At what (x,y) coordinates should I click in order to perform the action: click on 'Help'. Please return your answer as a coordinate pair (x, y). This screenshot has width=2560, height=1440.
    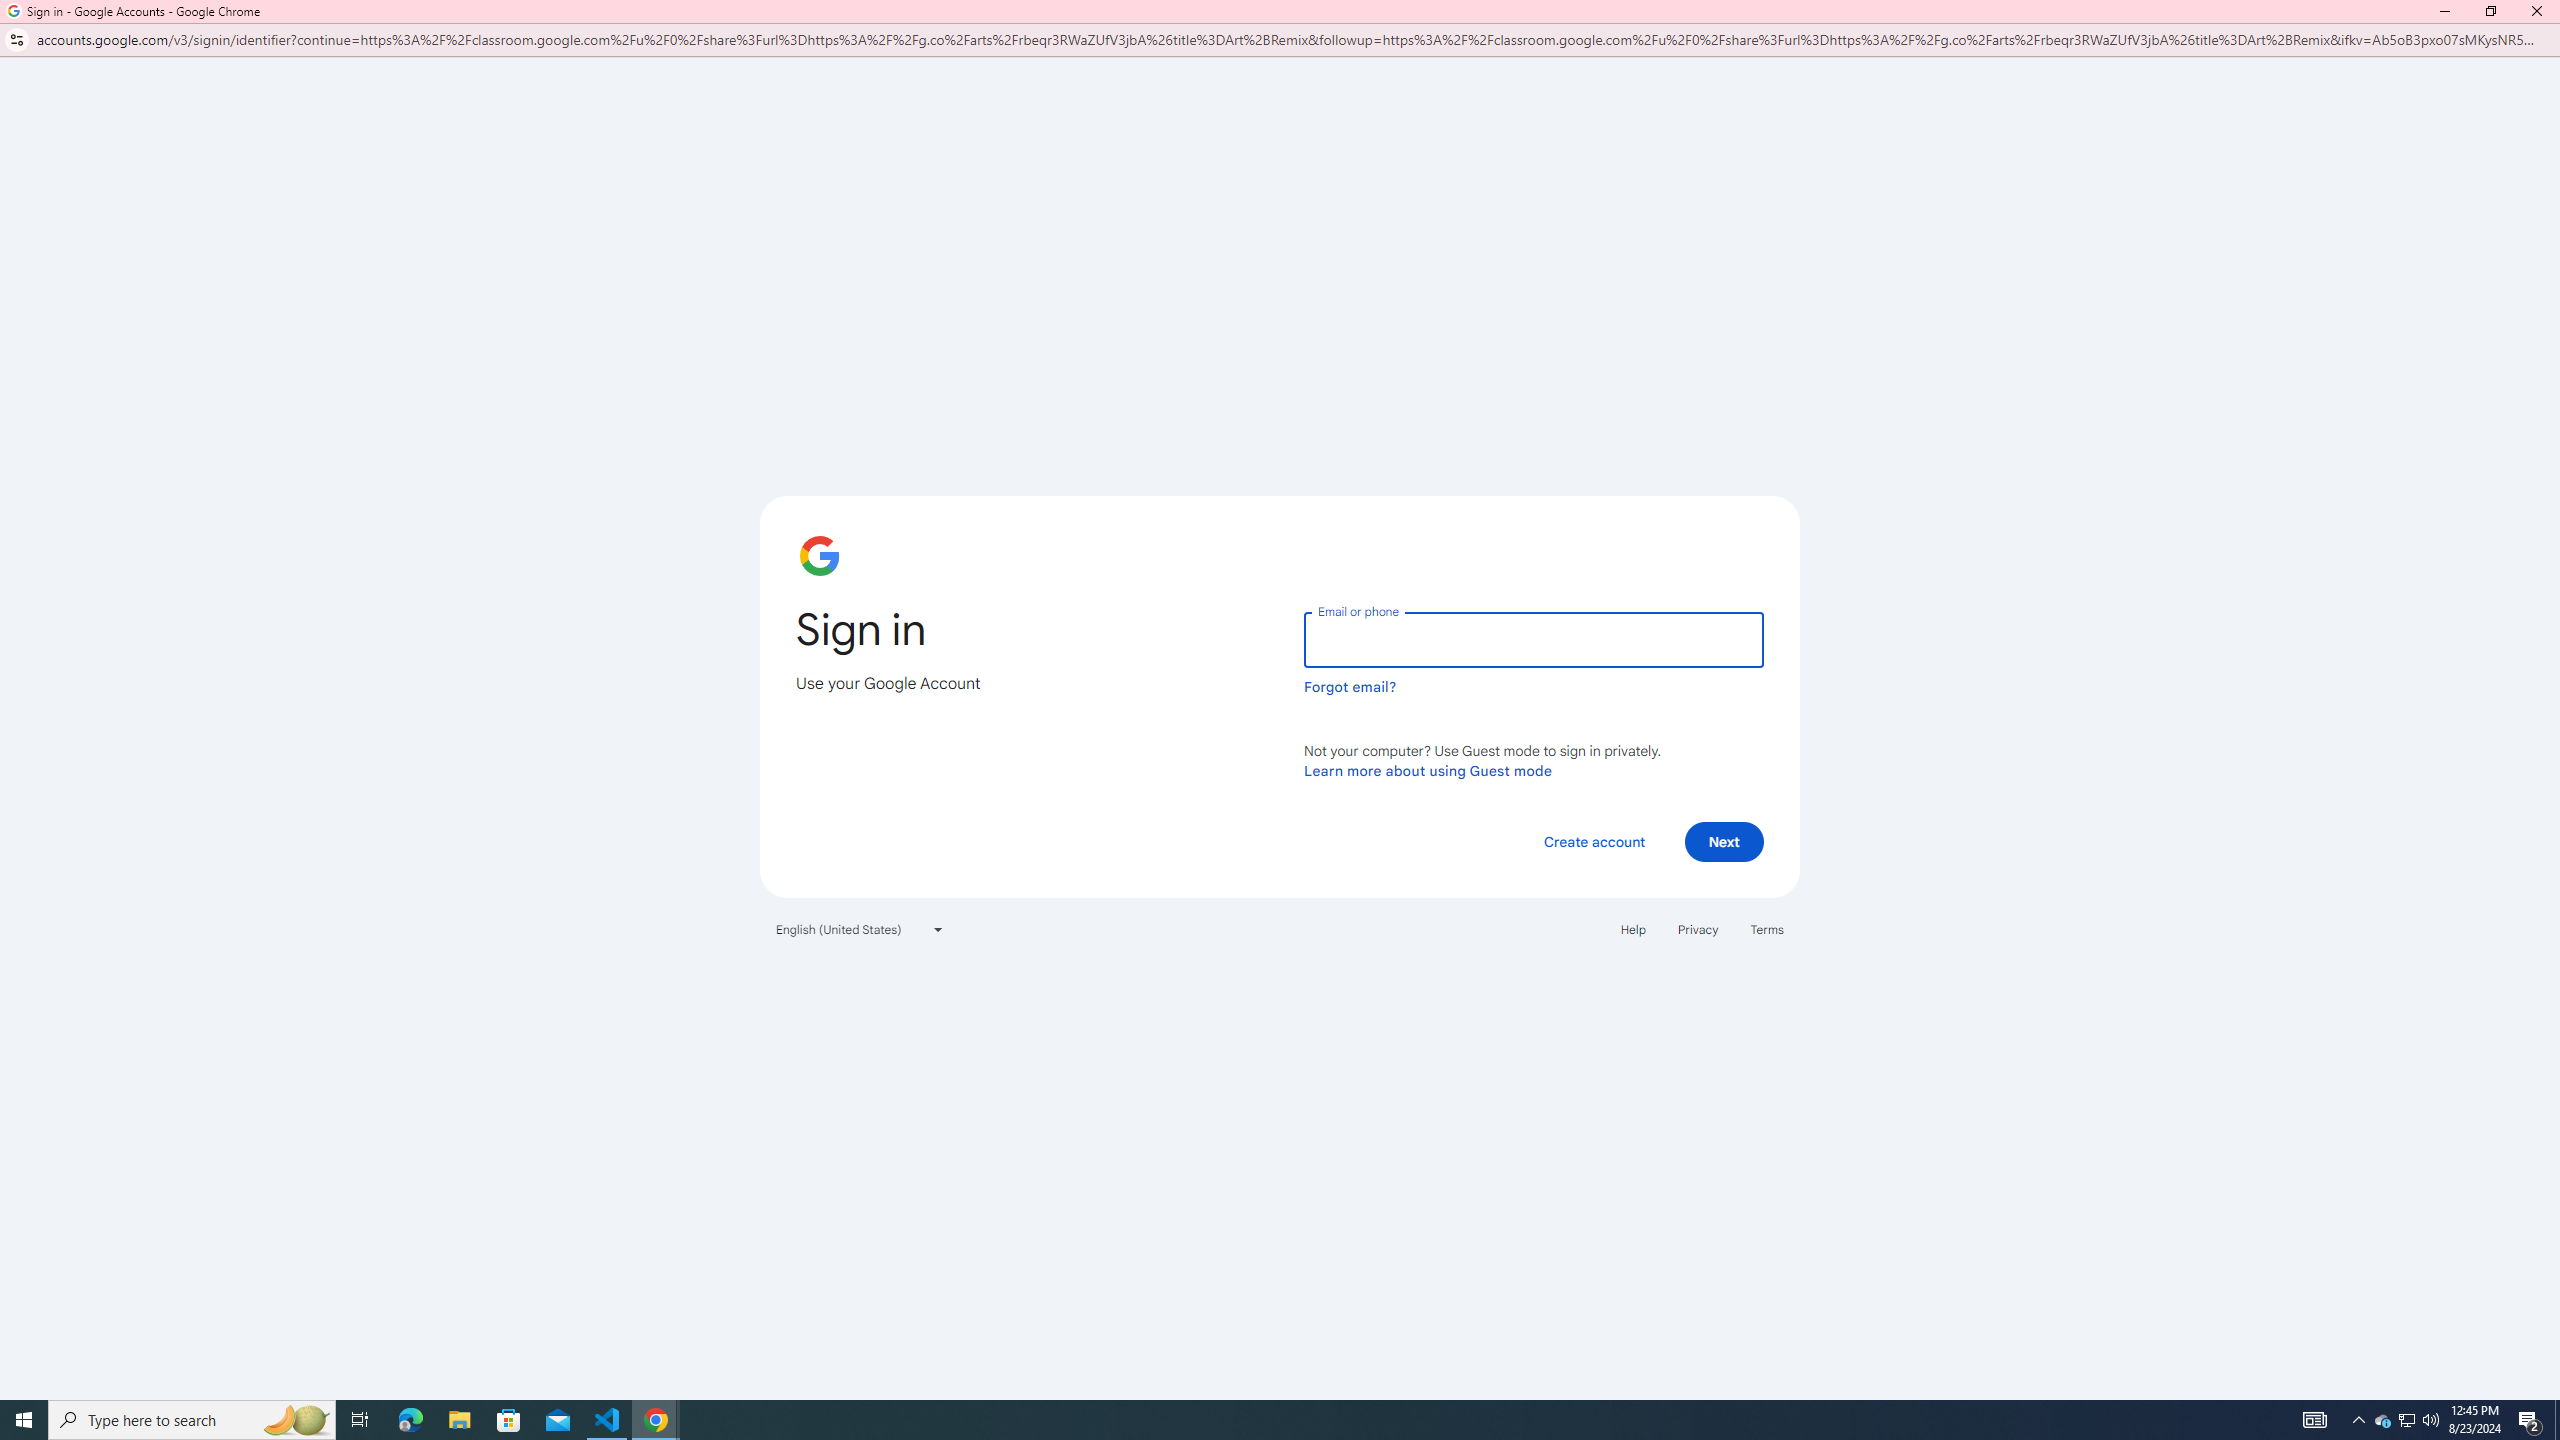
    Looking at the image, I should click on (1632, 930).